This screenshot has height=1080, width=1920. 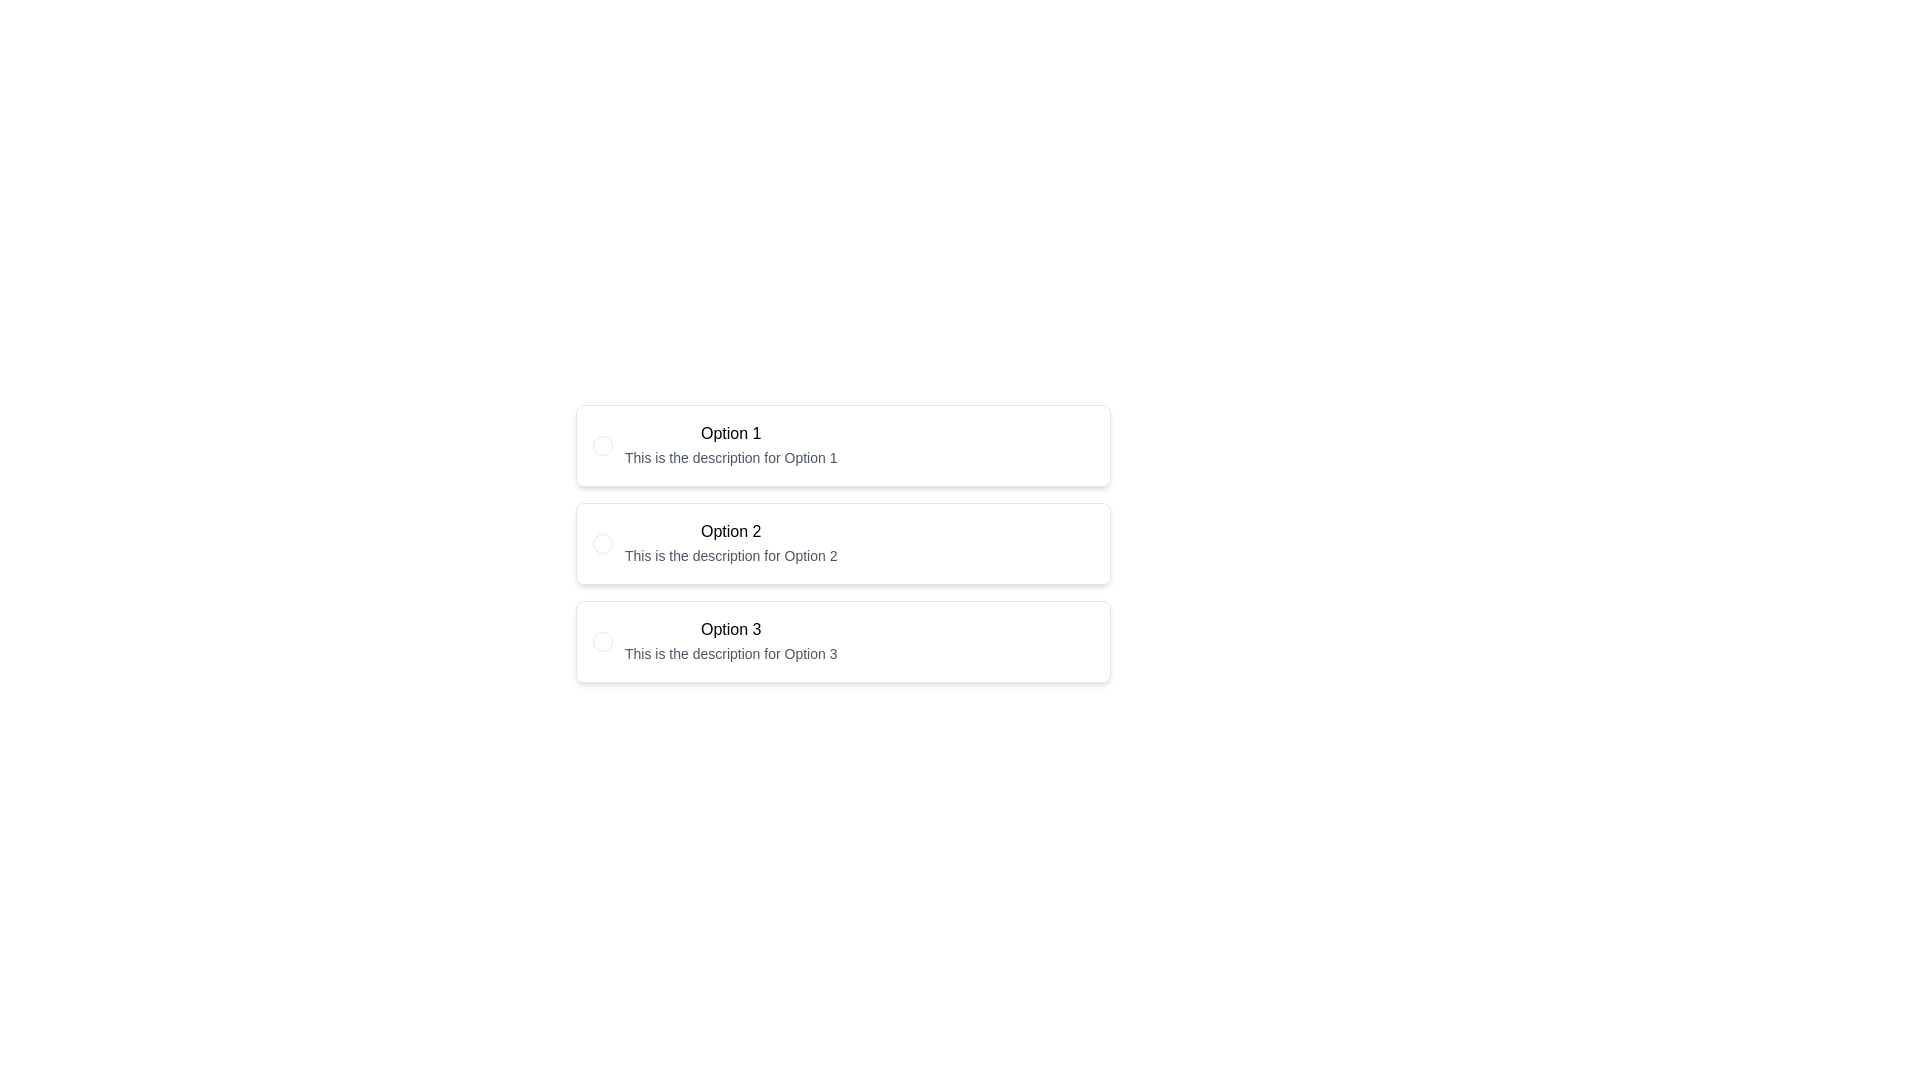 What do you see at coordinates (715, 543) in the screenshot?
I see `the radio button option located centrally in the list of radio buttons, positioned between 'Option 1' and 'Option 3'` at bounding box center [715, 543].